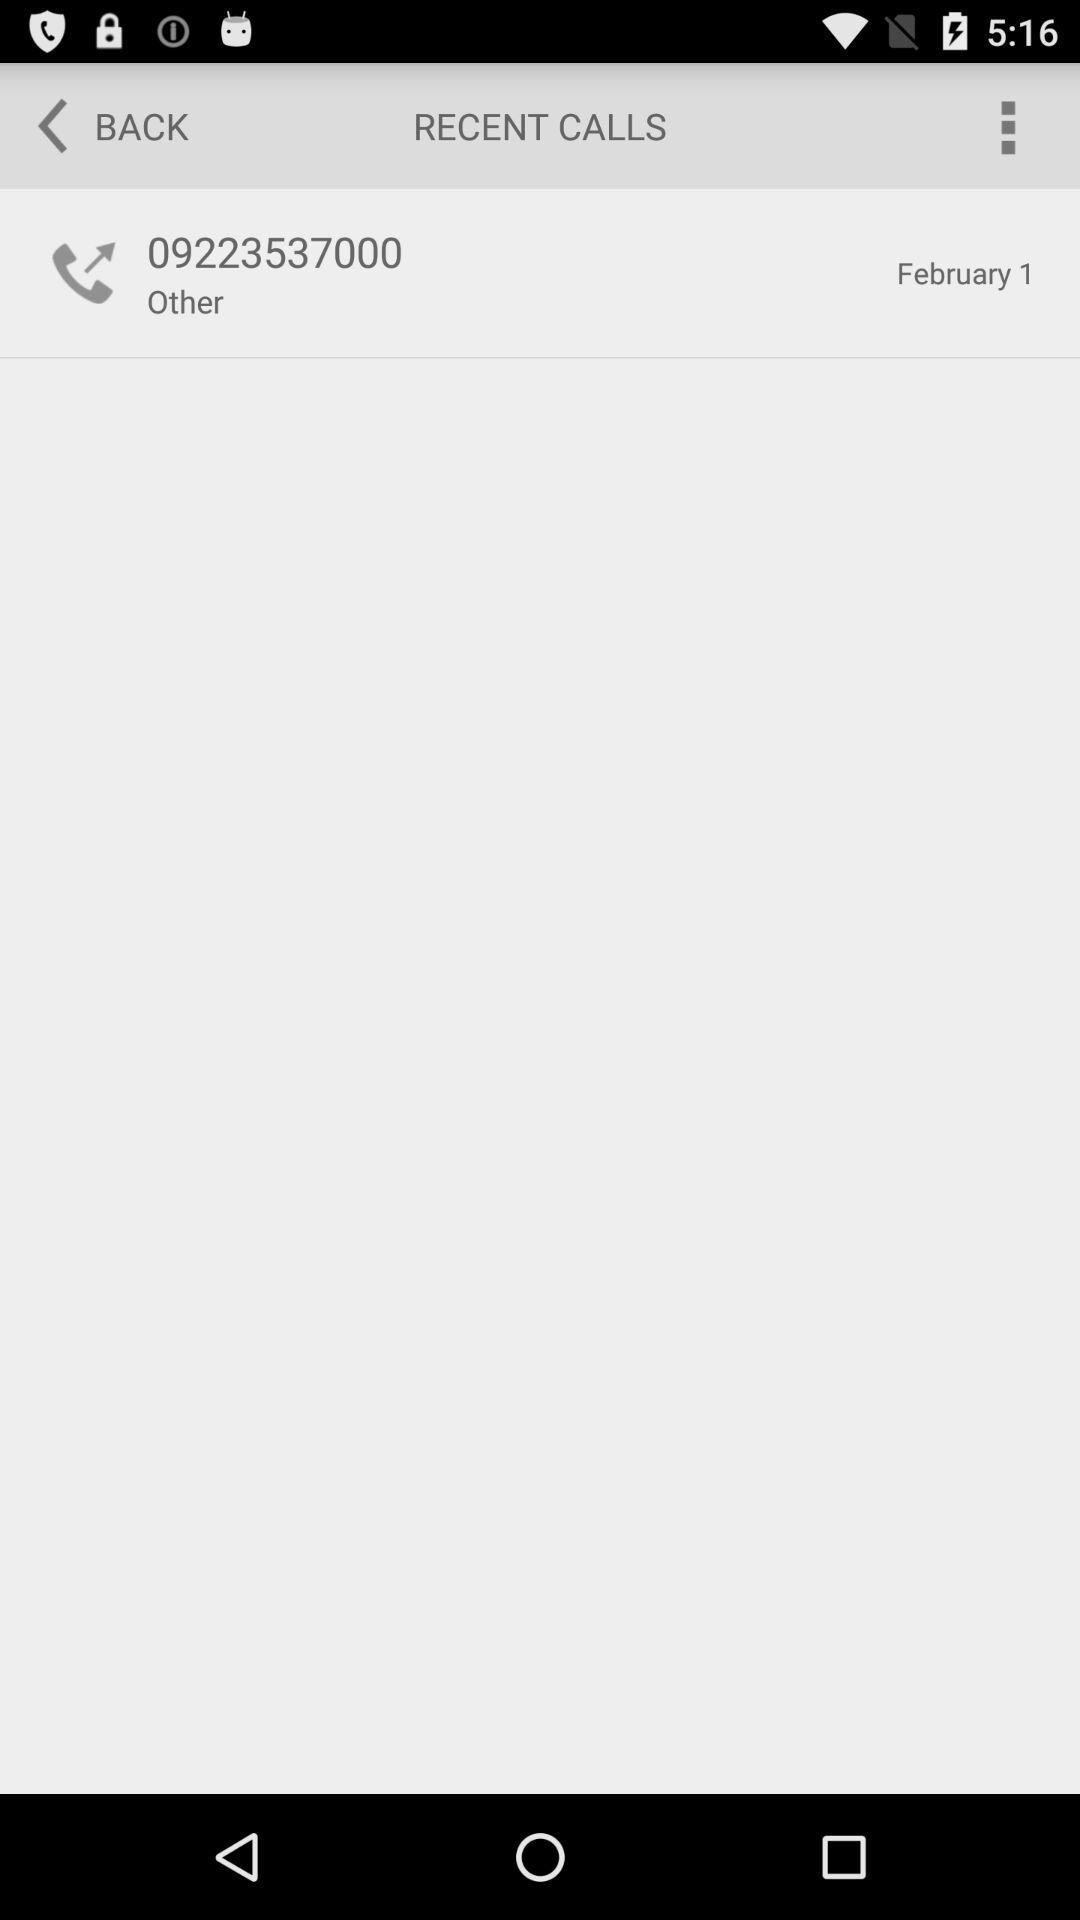 This screenshot has width=1080, height=1920. Describe the element at coordinates (964, 272) in the screenshot. I see `the february 1` at that location.